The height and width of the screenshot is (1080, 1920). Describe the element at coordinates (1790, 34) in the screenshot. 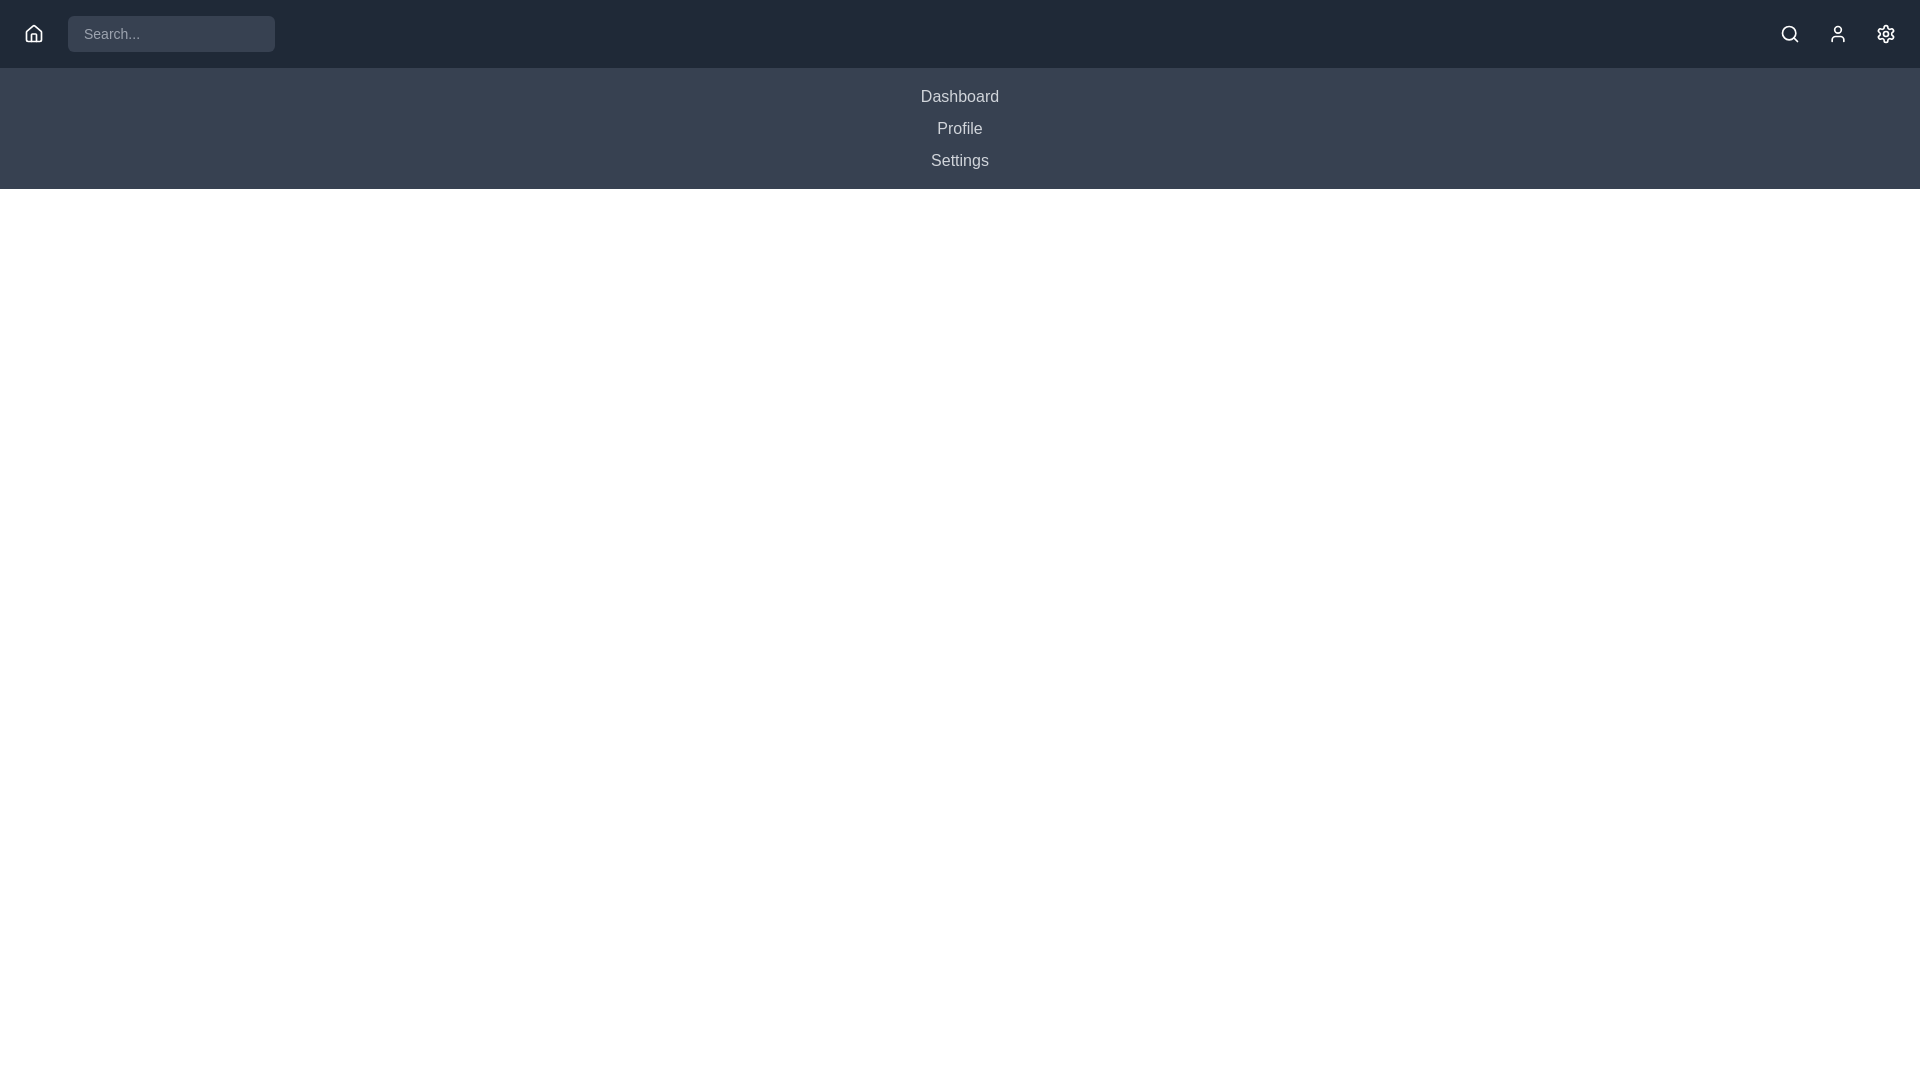

I see `the magnifying glass icon button located at the top-right corner of the header bar` at that location.